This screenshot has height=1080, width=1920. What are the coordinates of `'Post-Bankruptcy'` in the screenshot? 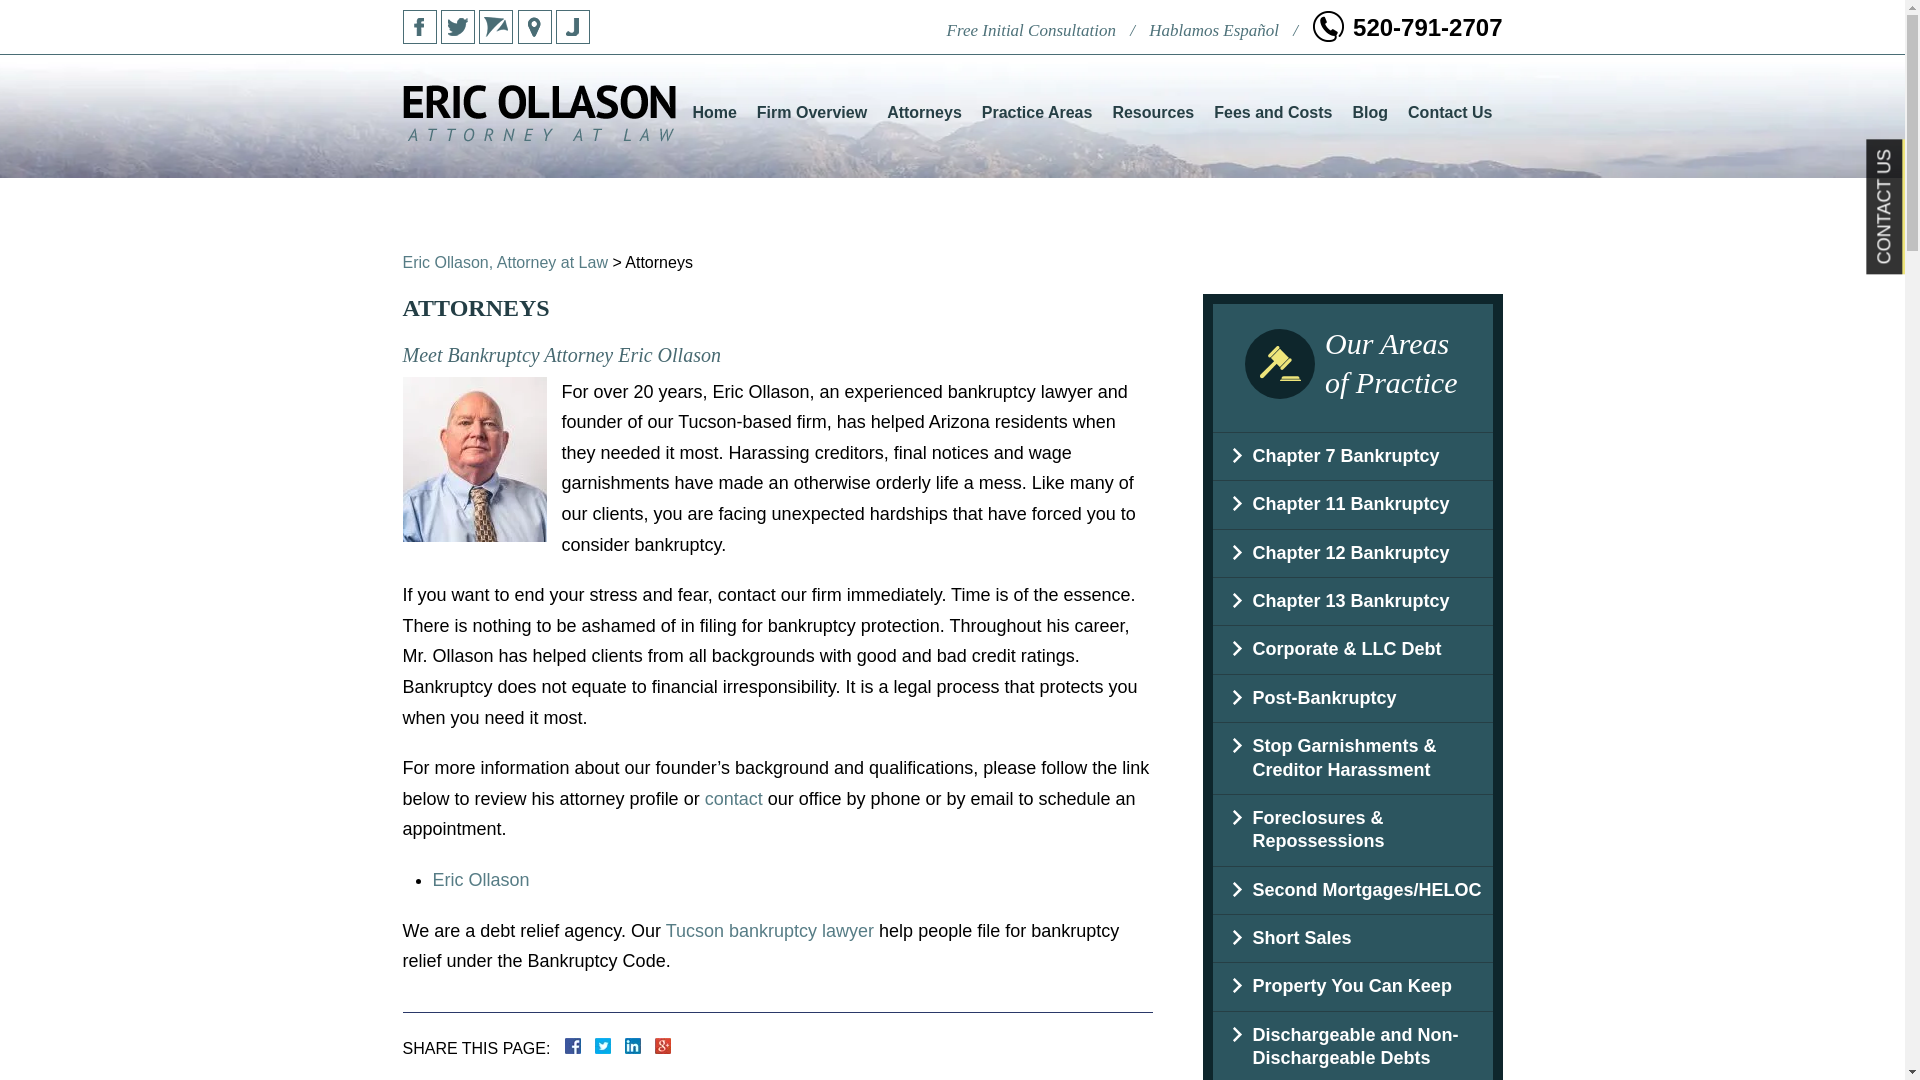 It's located at (1352, 697).